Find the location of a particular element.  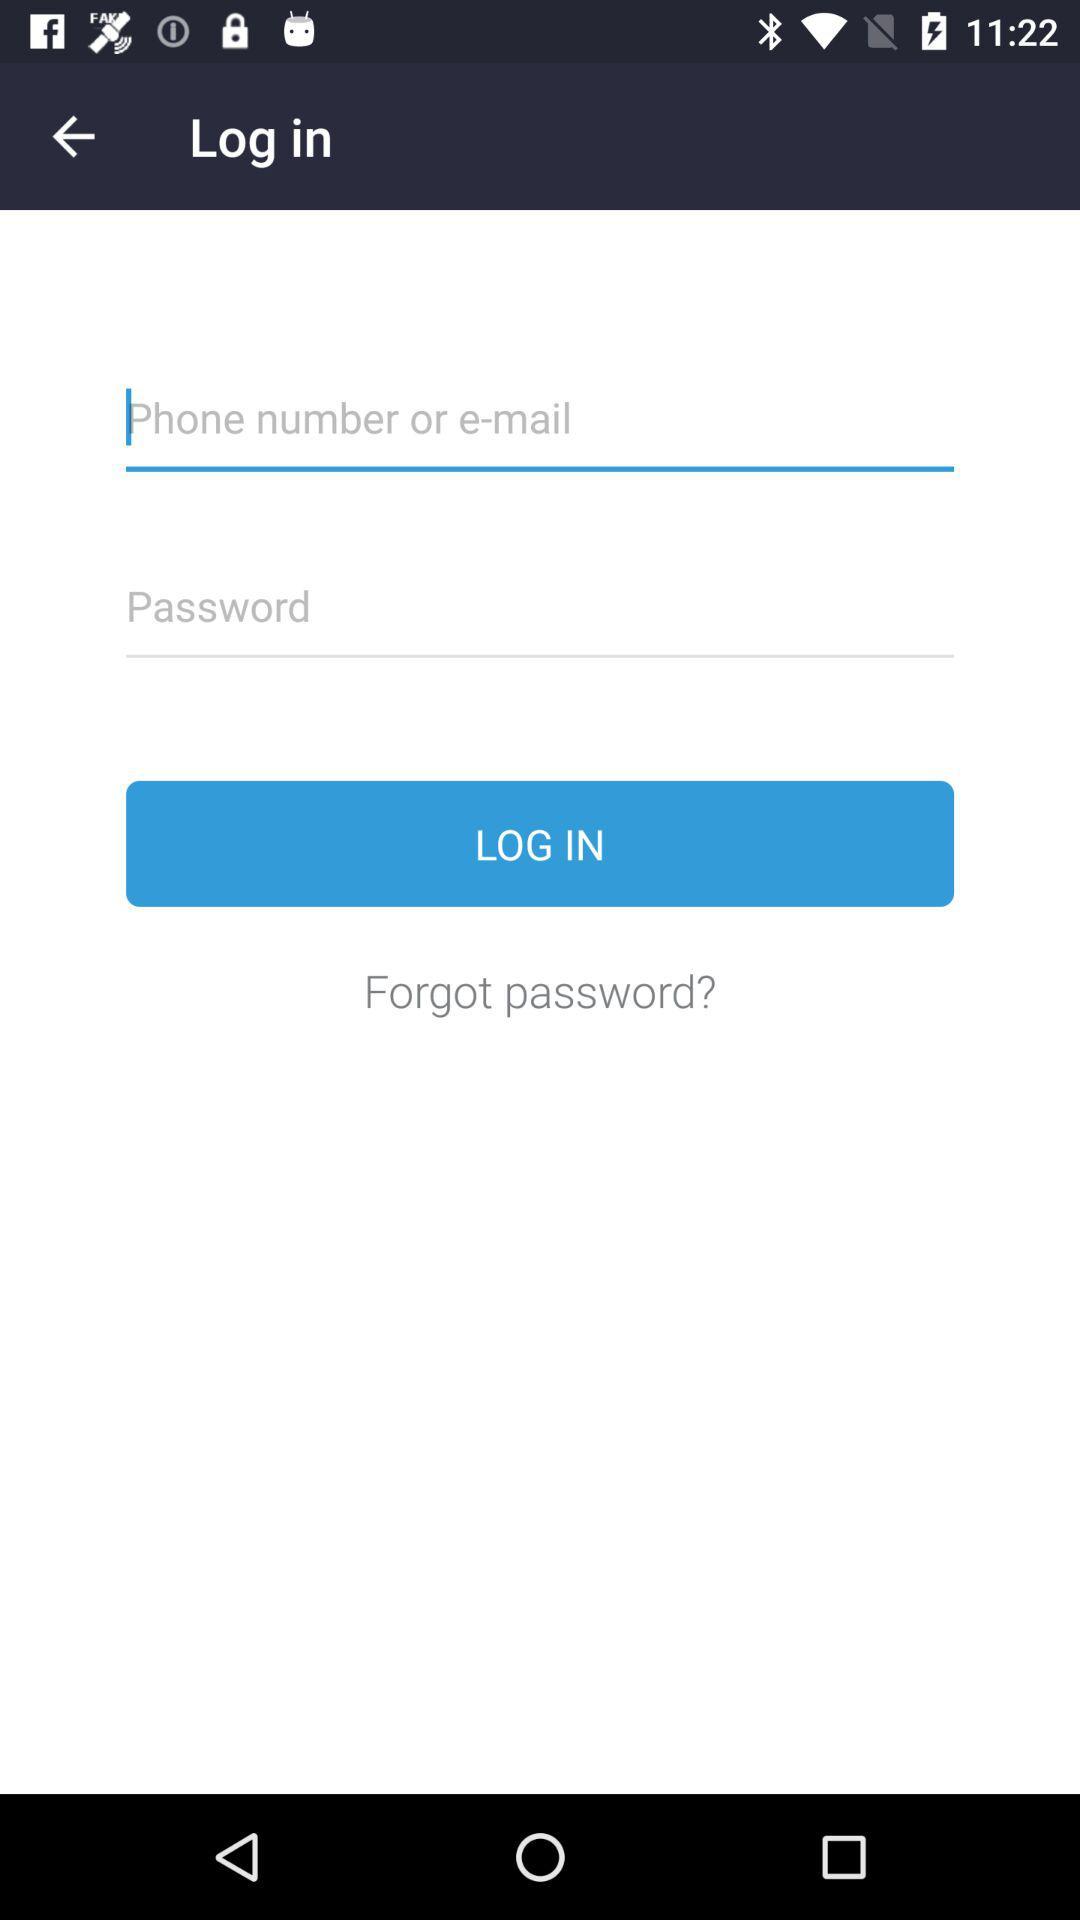

password is located at coordinates (540, 617).